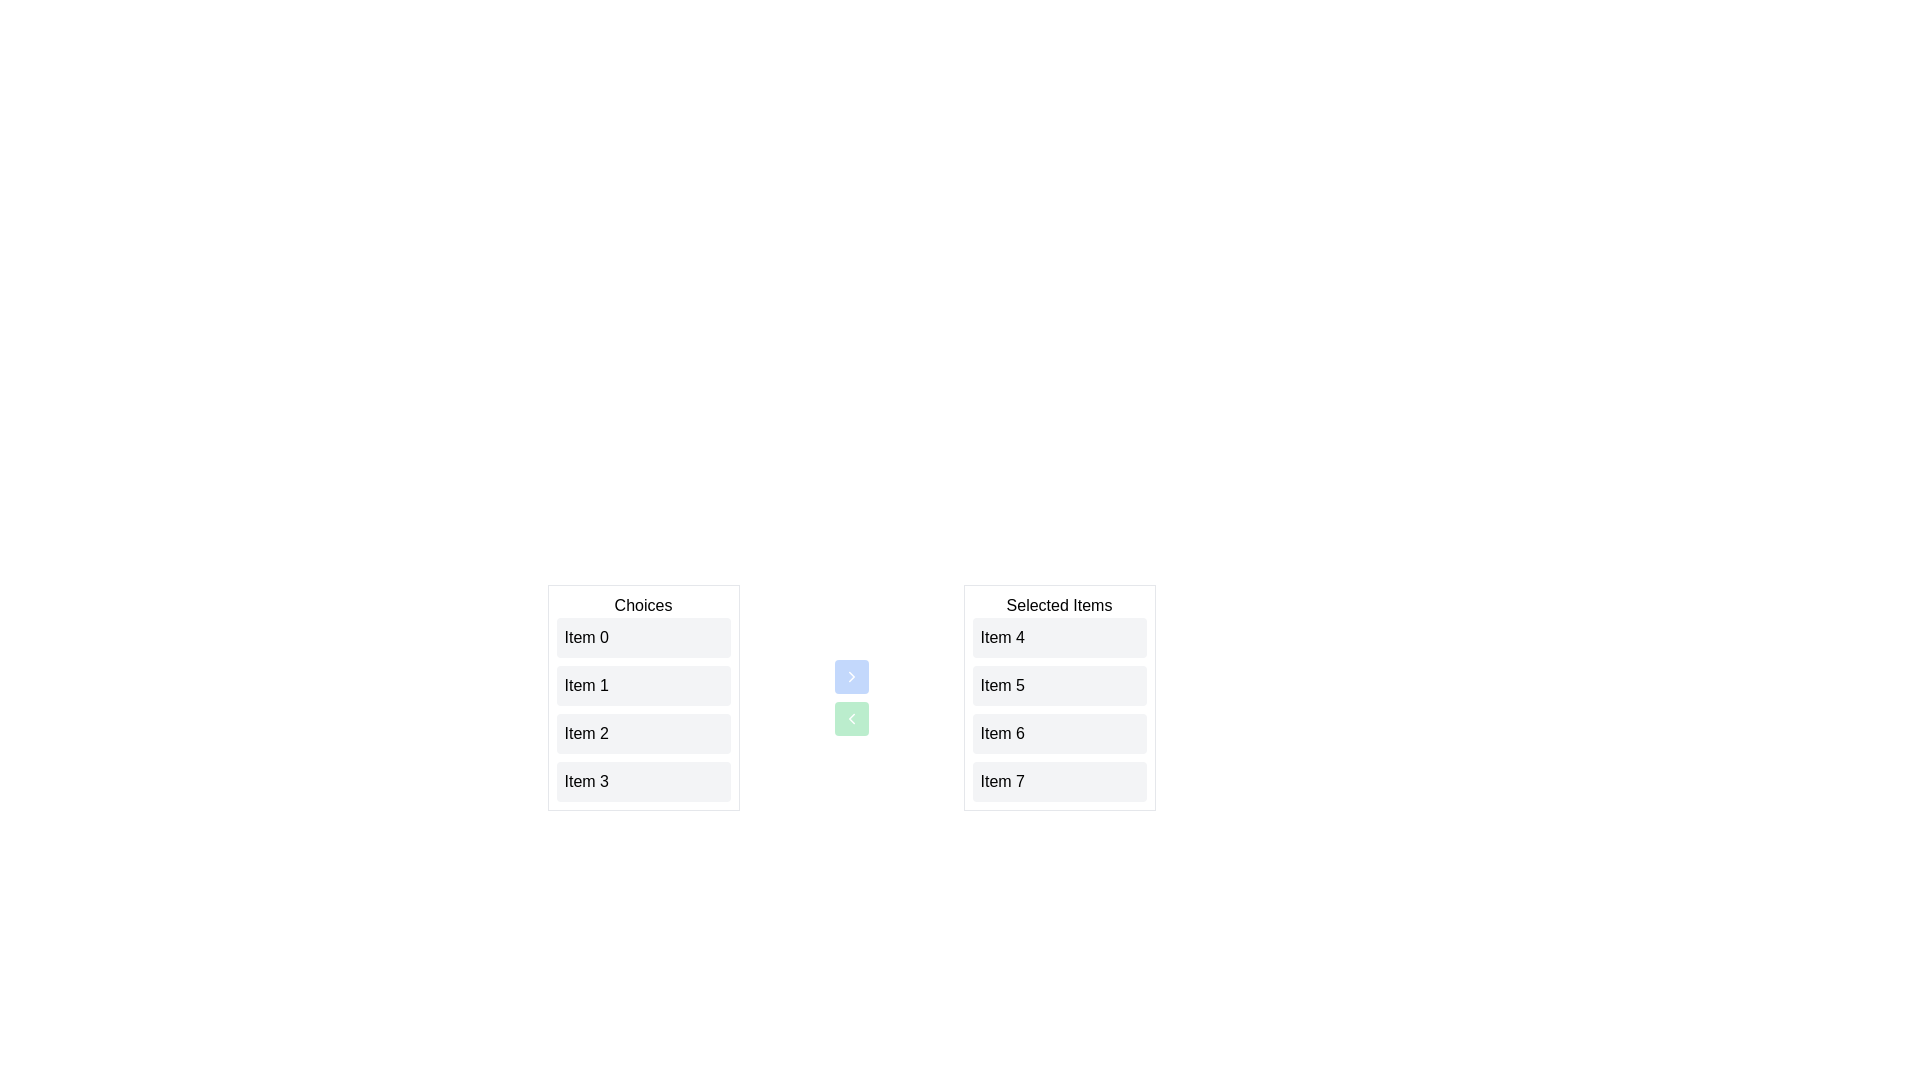  I want to click on the 'Item 7' text label within the 'Selected Items' panel, so click(1002, 781).